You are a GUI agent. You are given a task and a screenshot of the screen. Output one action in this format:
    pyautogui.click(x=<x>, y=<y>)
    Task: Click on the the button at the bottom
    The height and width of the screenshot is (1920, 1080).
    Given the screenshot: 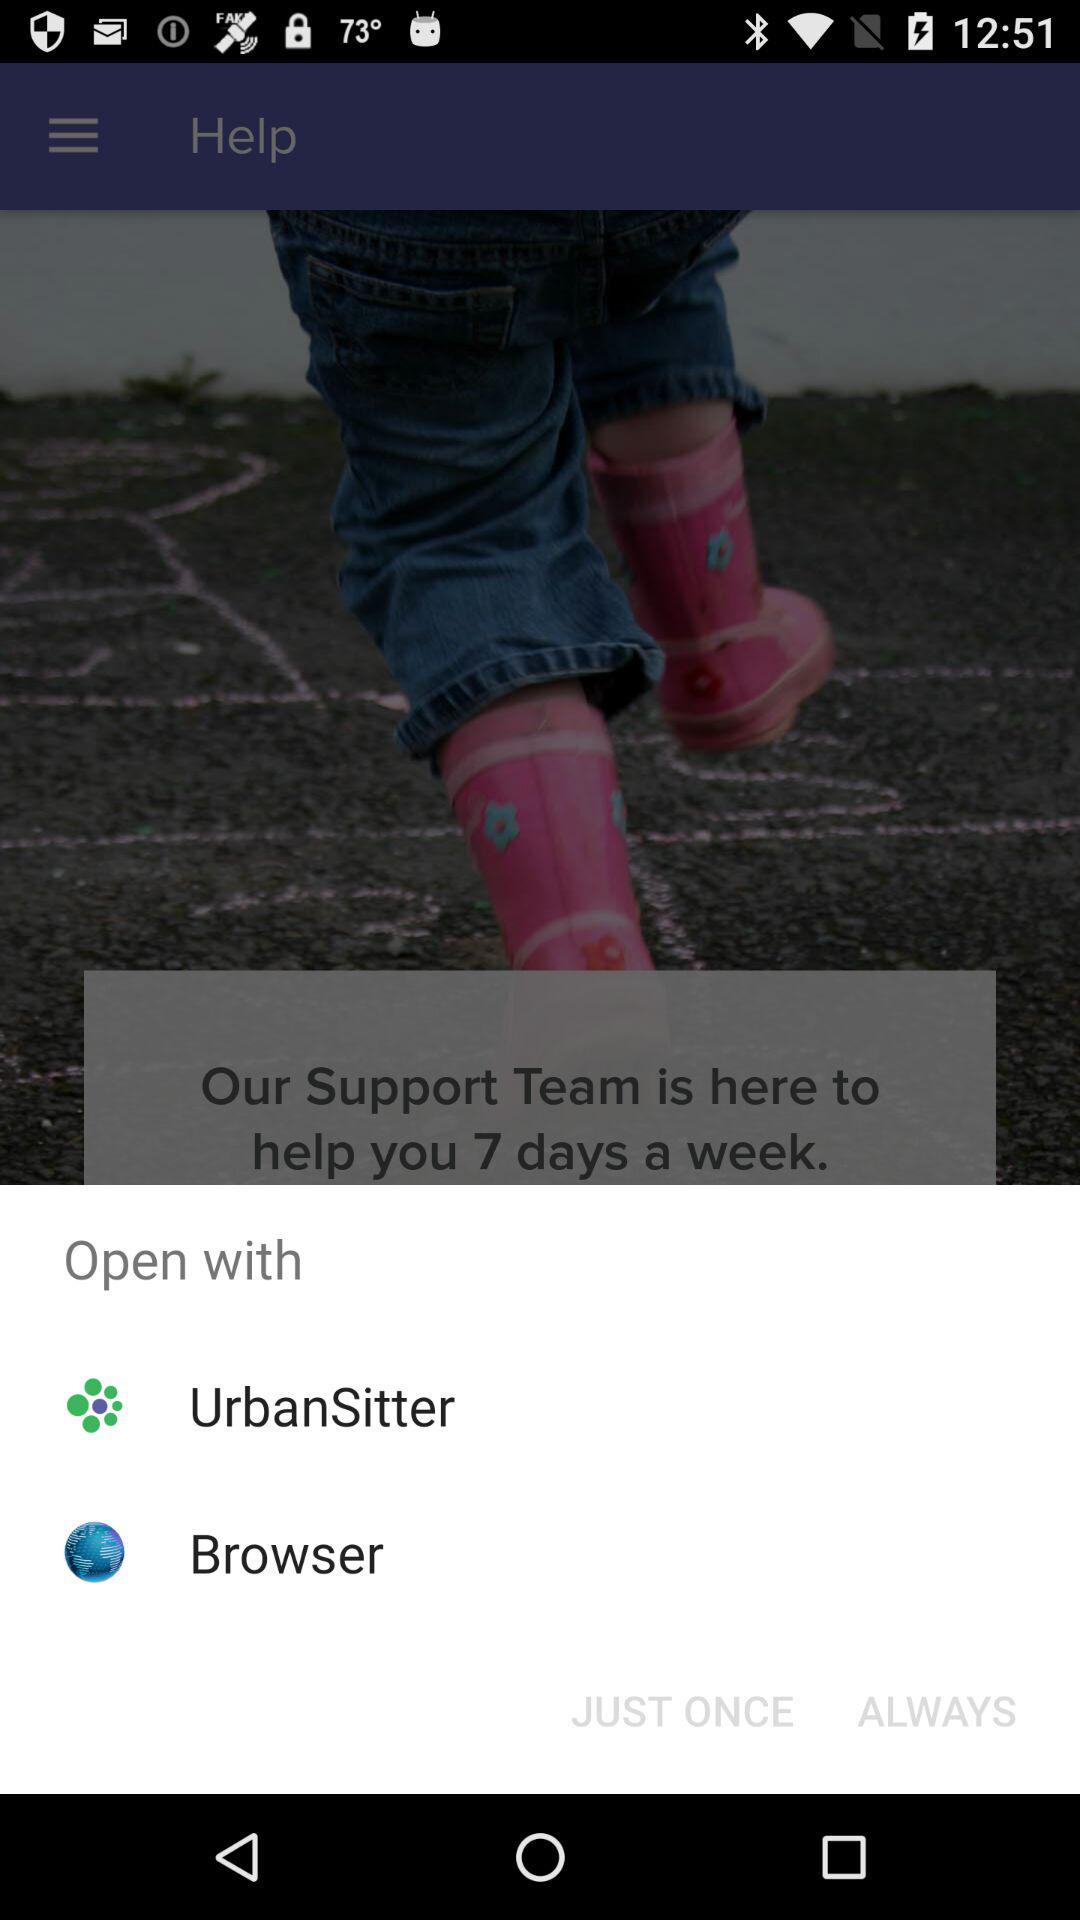 What is the action you would take?
    pyautogui.click(x=681, y=1708)
    